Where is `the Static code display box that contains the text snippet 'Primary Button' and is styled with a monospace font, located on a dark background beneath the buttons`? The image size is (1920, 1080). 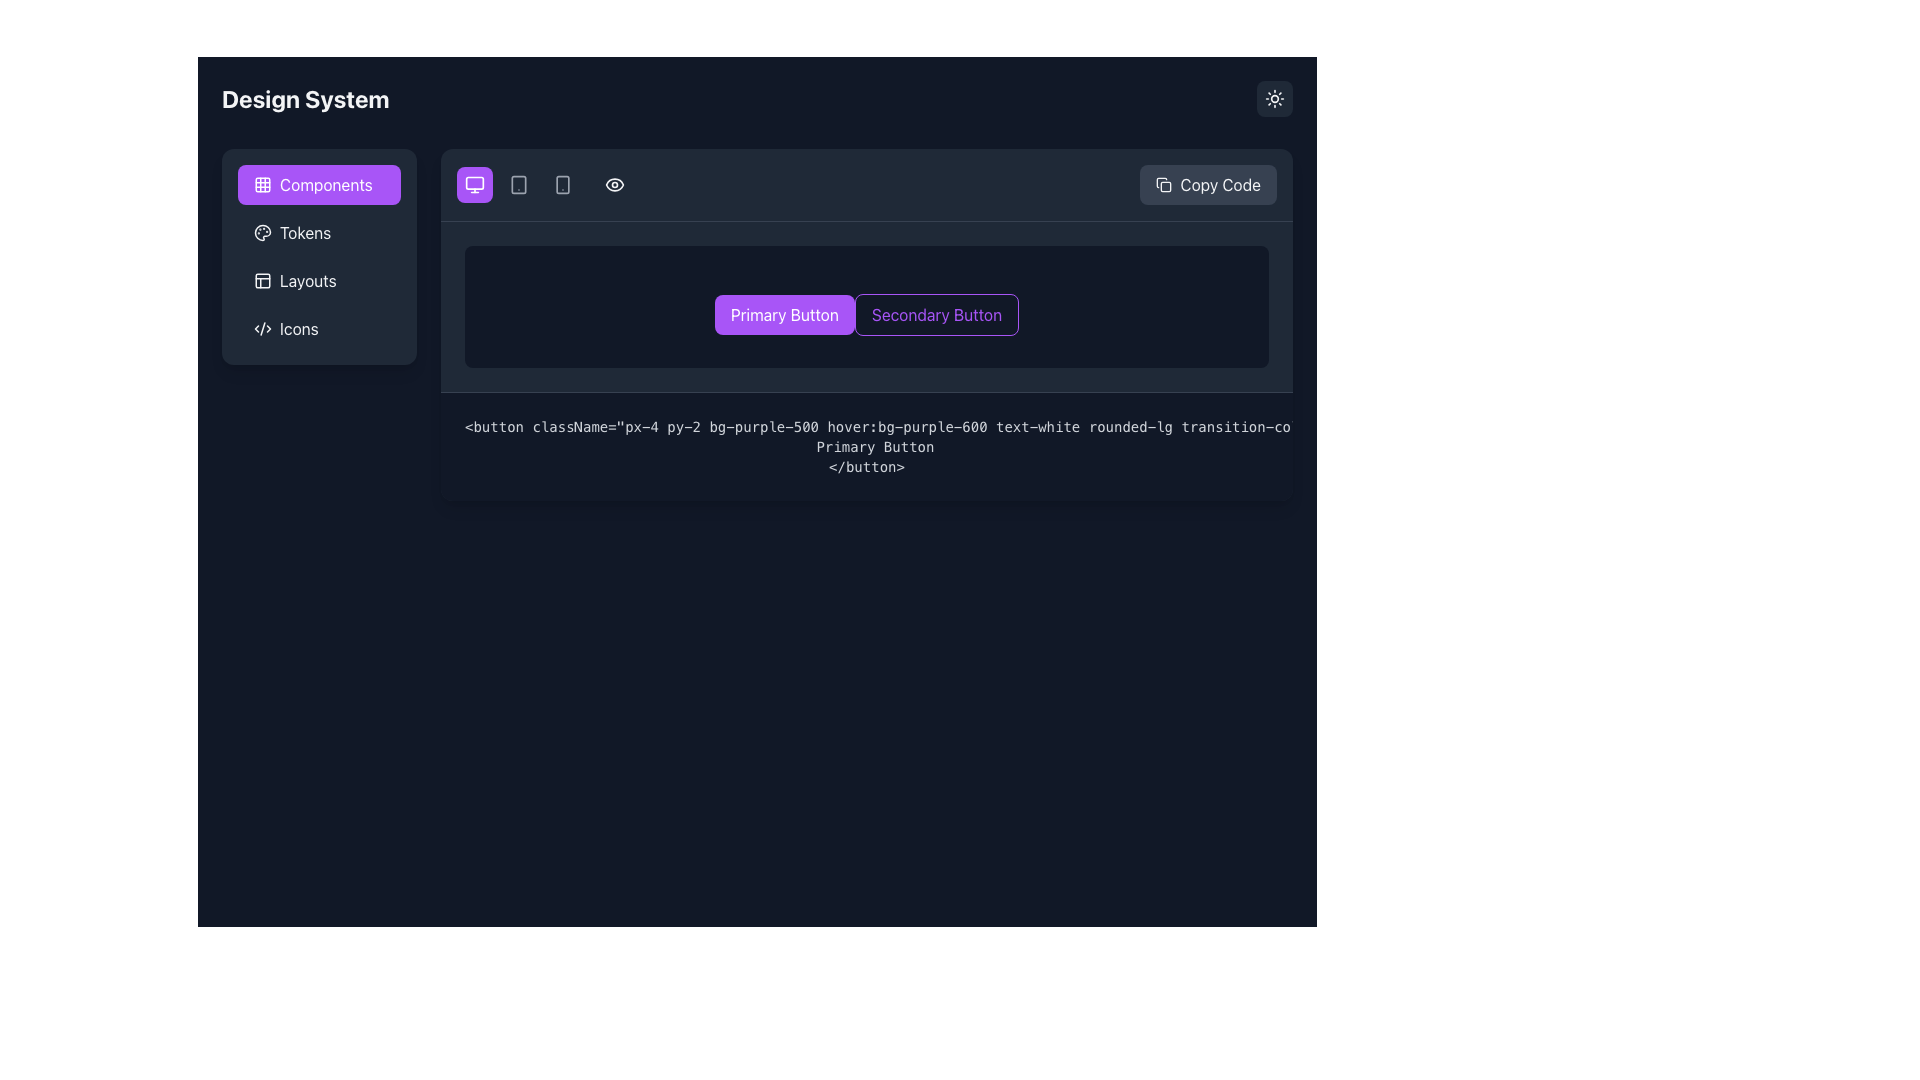 the Static code display box that contains the text snippet 'Primary Button' and is styled with a monospace font, located on a dark background beneath the buttons is located at coordinates (902, 446).